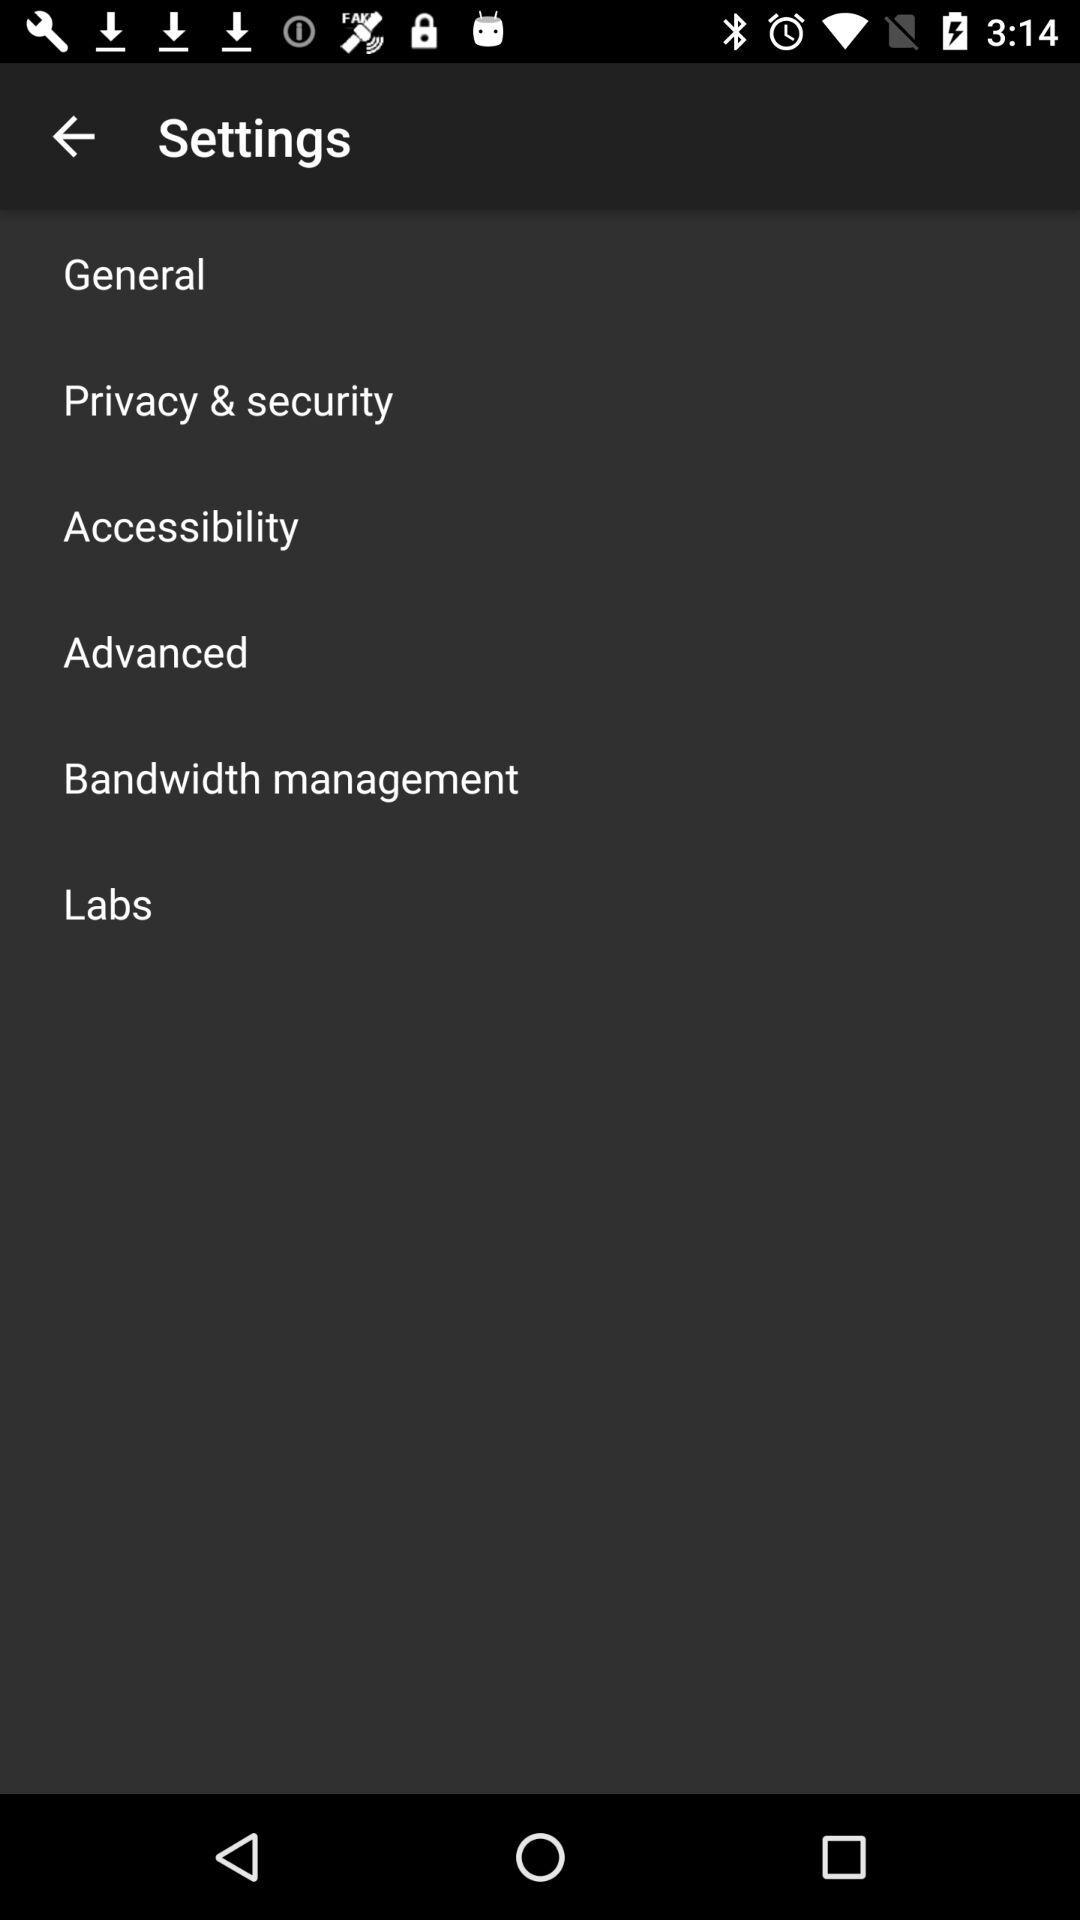  What do you see at coordinates (72, 135) in the screenshot?
I see `the item to the left of settings item` at bounding box center [72, 135].